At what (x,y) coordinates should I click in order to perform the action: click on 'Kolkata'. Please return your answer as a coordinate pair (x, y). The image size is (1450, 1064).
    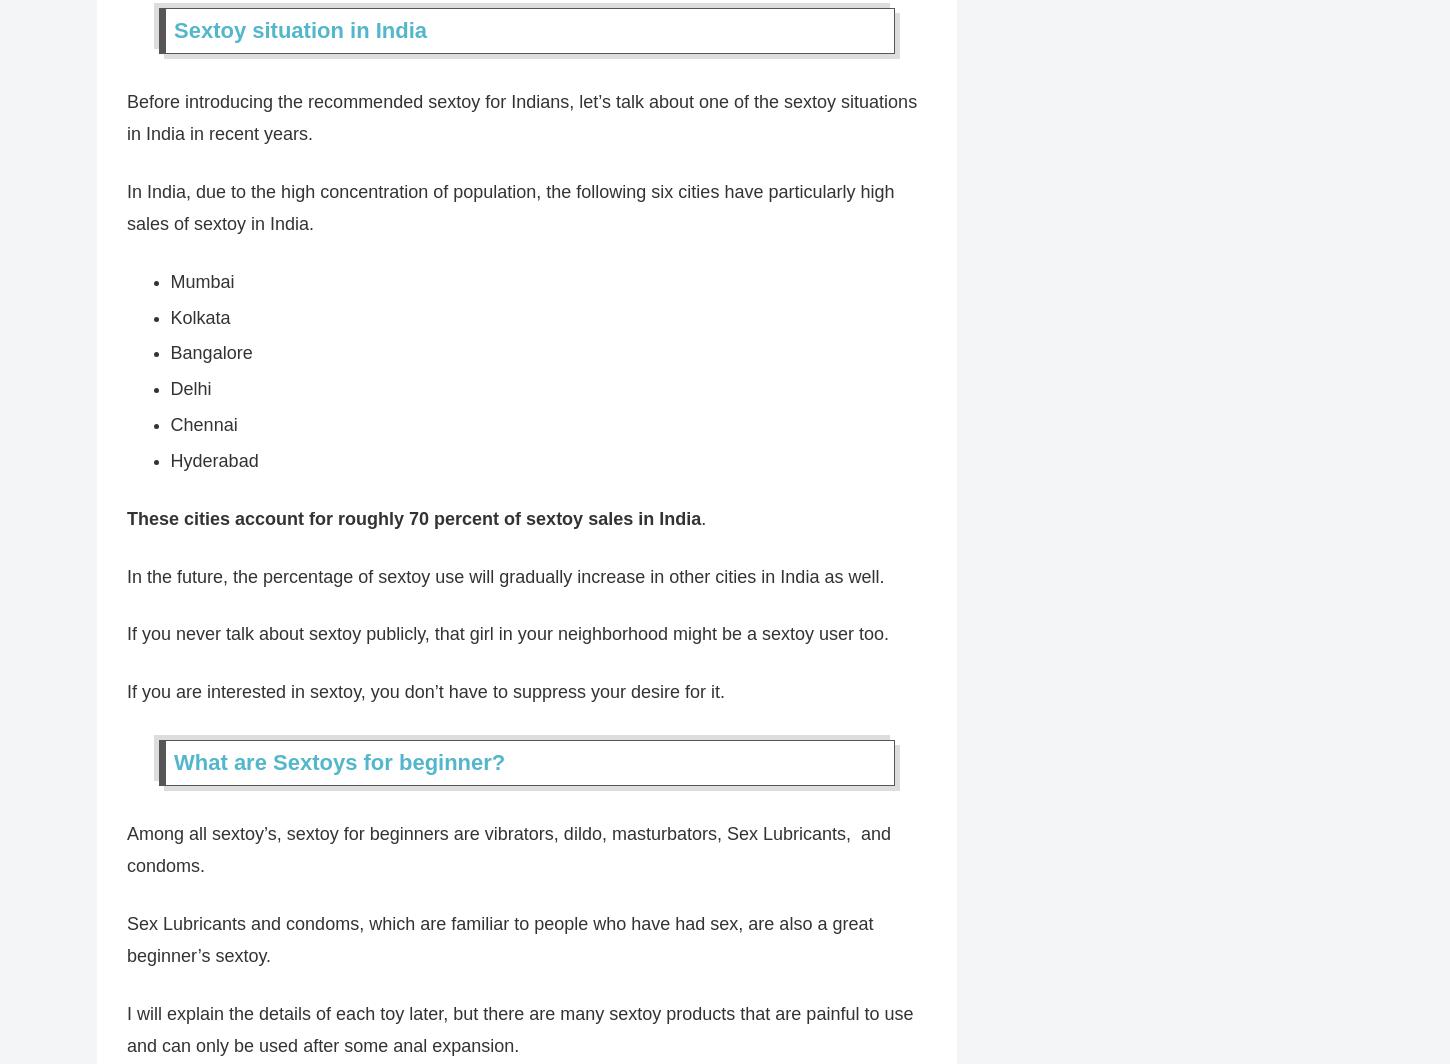
    Looking at the image, I should click on (198, 316).